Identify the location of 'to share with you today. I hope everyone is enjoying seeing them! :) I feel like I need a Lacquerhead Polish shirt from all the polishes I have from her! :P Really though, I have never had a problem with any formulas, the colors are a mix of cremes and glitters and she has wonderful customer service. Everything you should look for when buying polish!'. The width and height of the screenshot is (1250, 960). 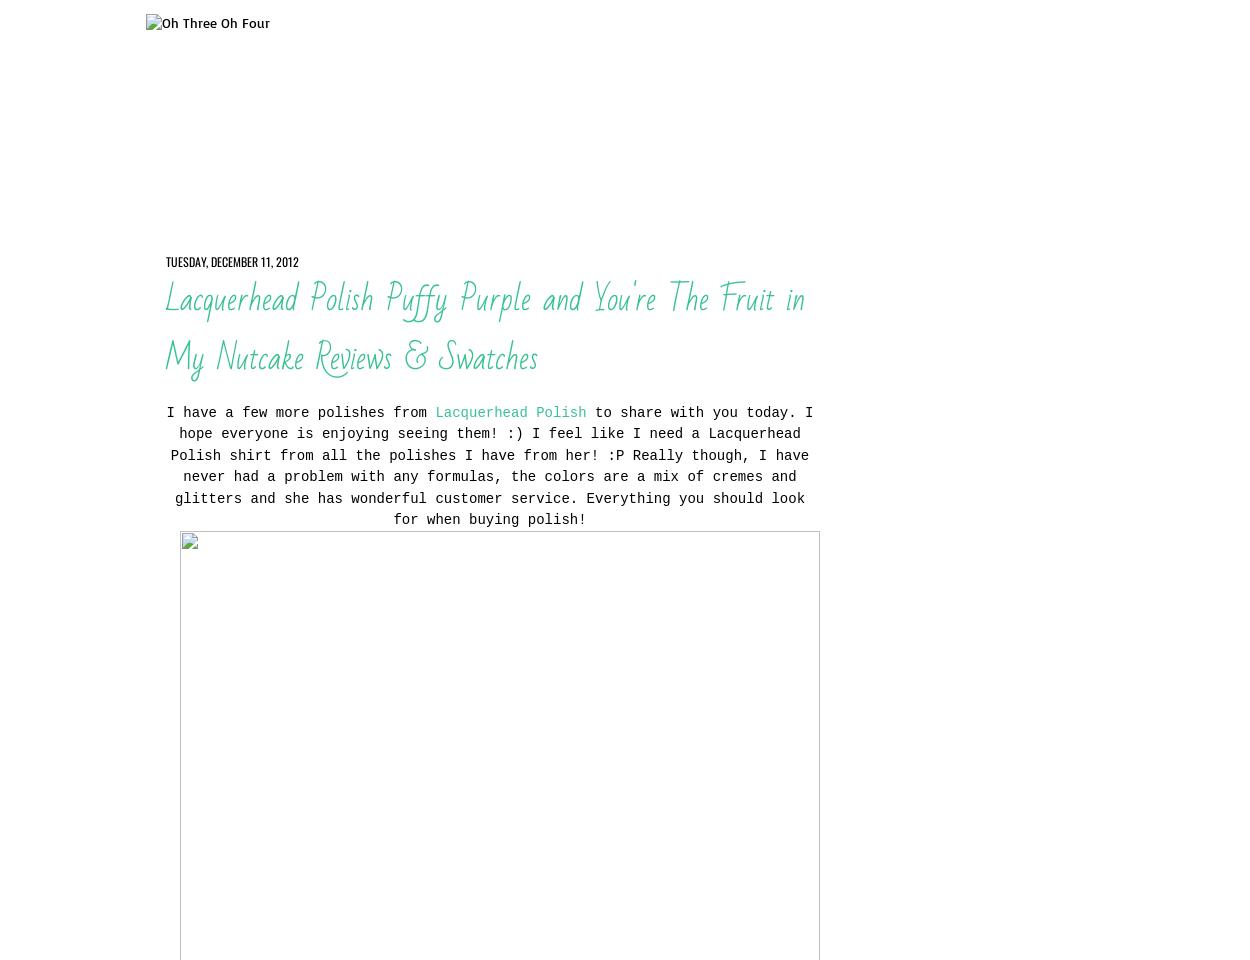
(490, 465).